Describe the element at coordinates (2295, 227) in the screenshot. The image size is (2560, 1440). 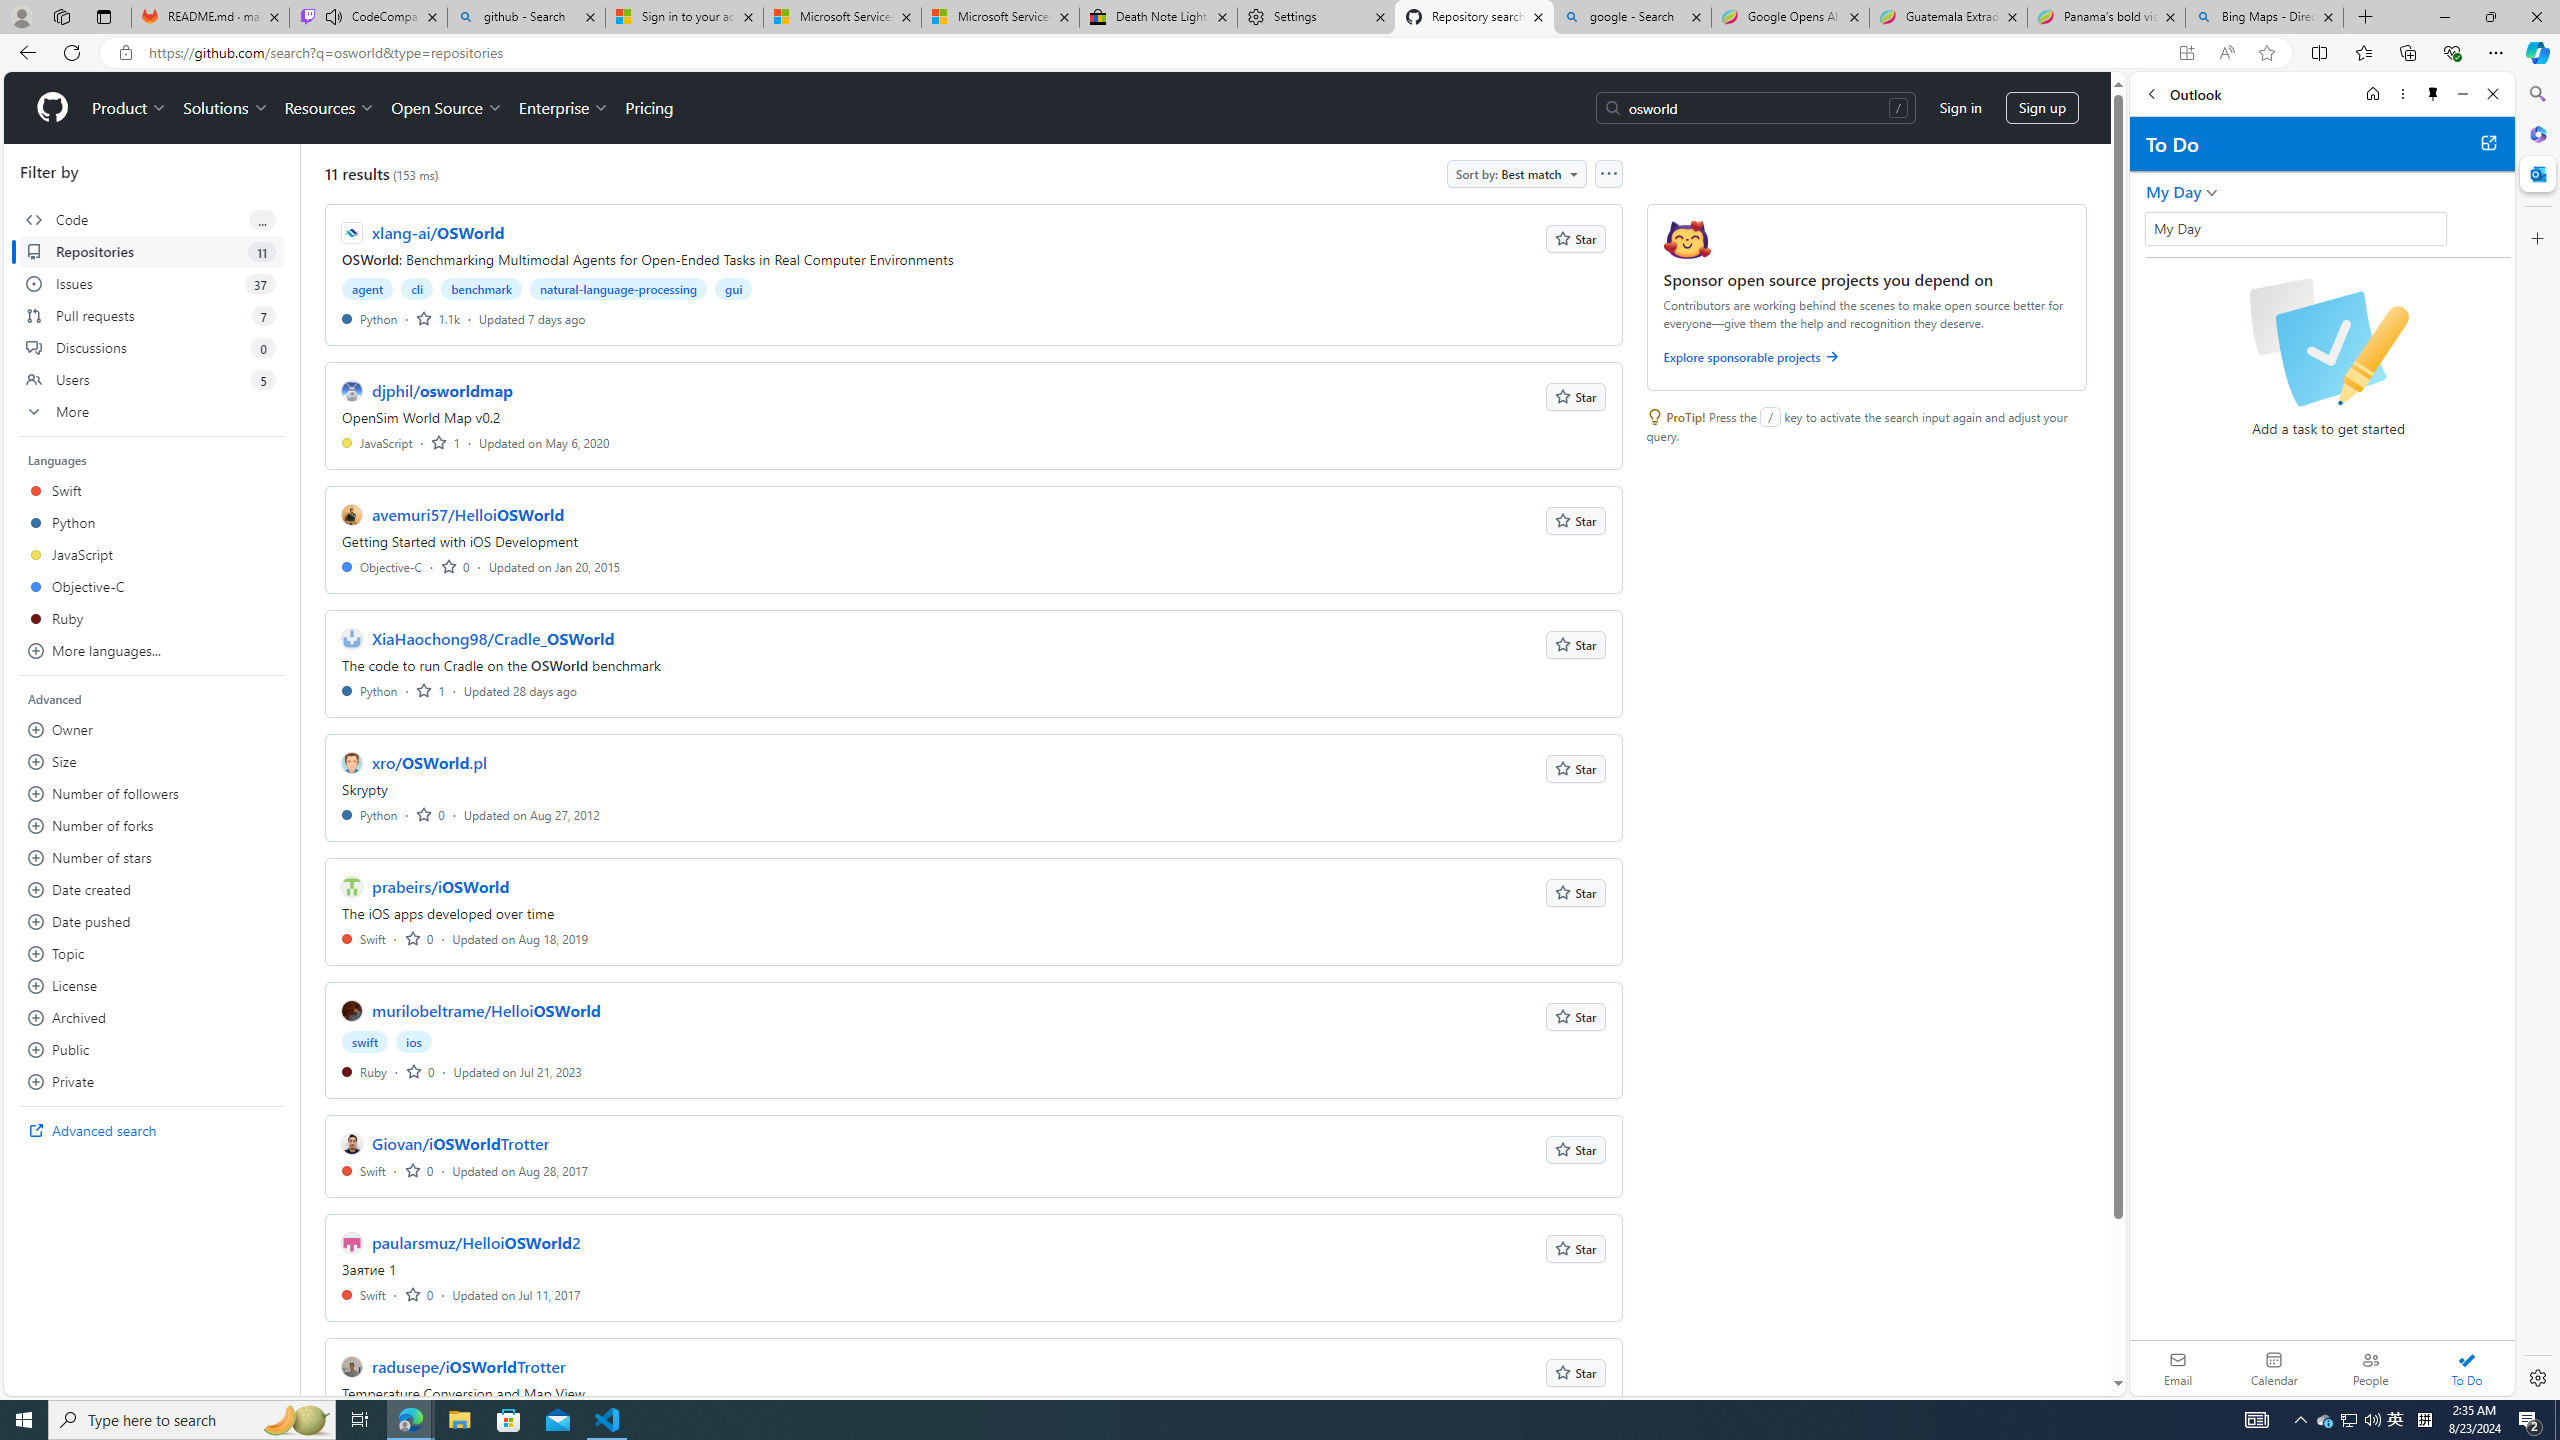
I see `'My Day'` at that location.